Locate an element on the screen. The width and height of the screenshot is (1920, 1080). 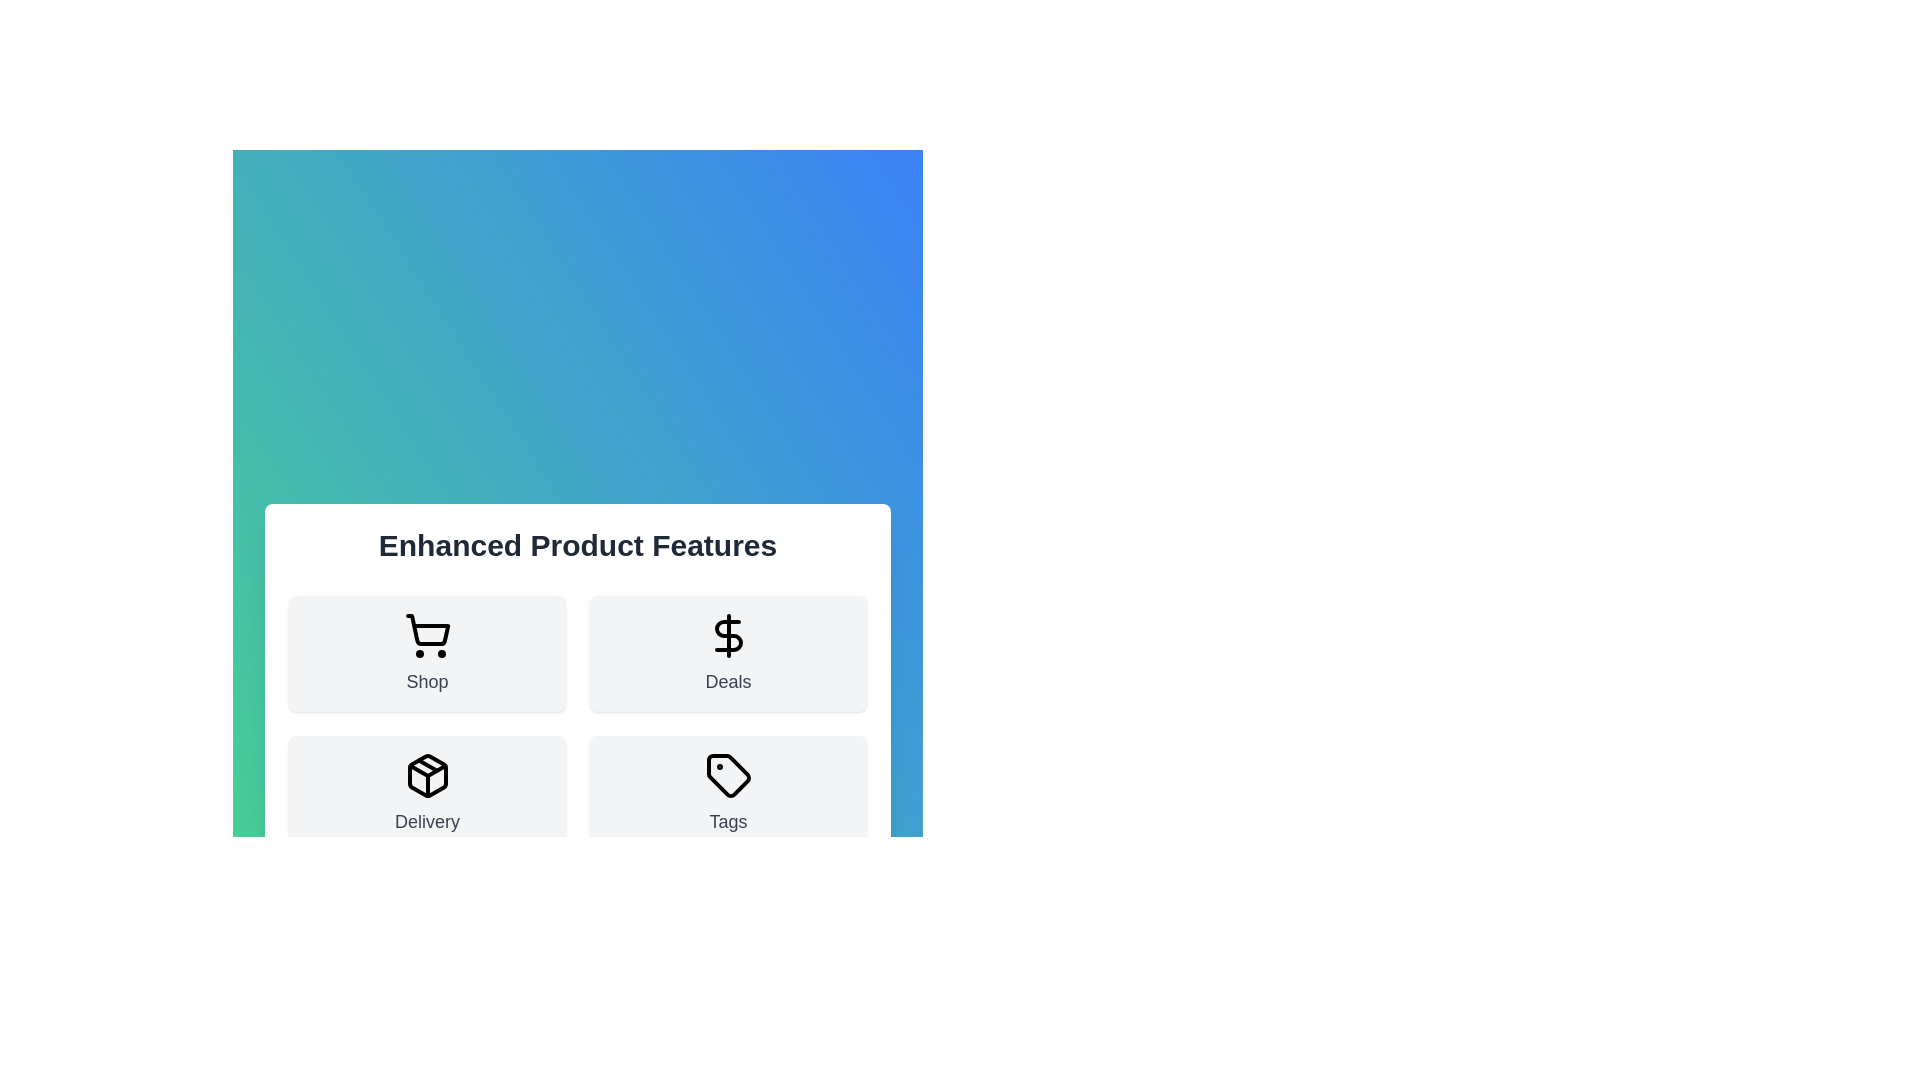
the 'Tags' button, which features a price tag icon and is located in the bottom-right corner of the grid layout below the 'Enhanced Product Features' heading is located at coordinates (727, 793).